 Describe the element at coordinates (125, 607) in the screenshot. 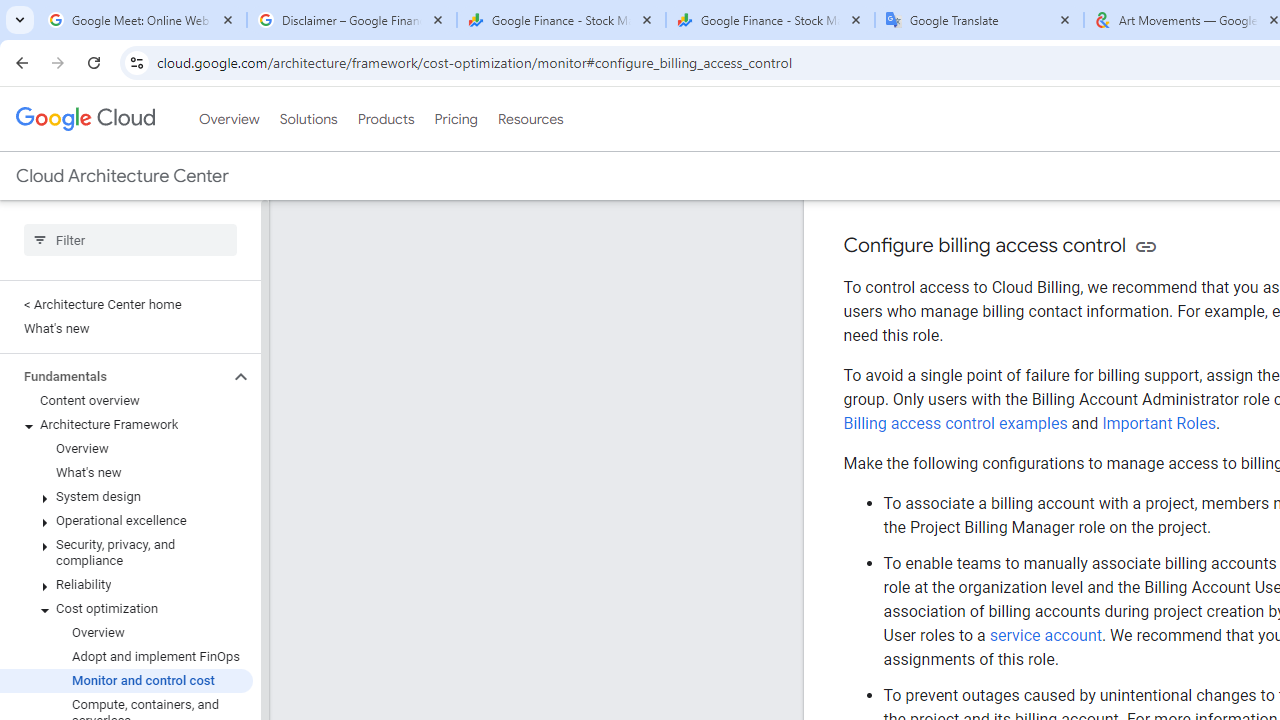

I see `'Cost optimization'` at that location.